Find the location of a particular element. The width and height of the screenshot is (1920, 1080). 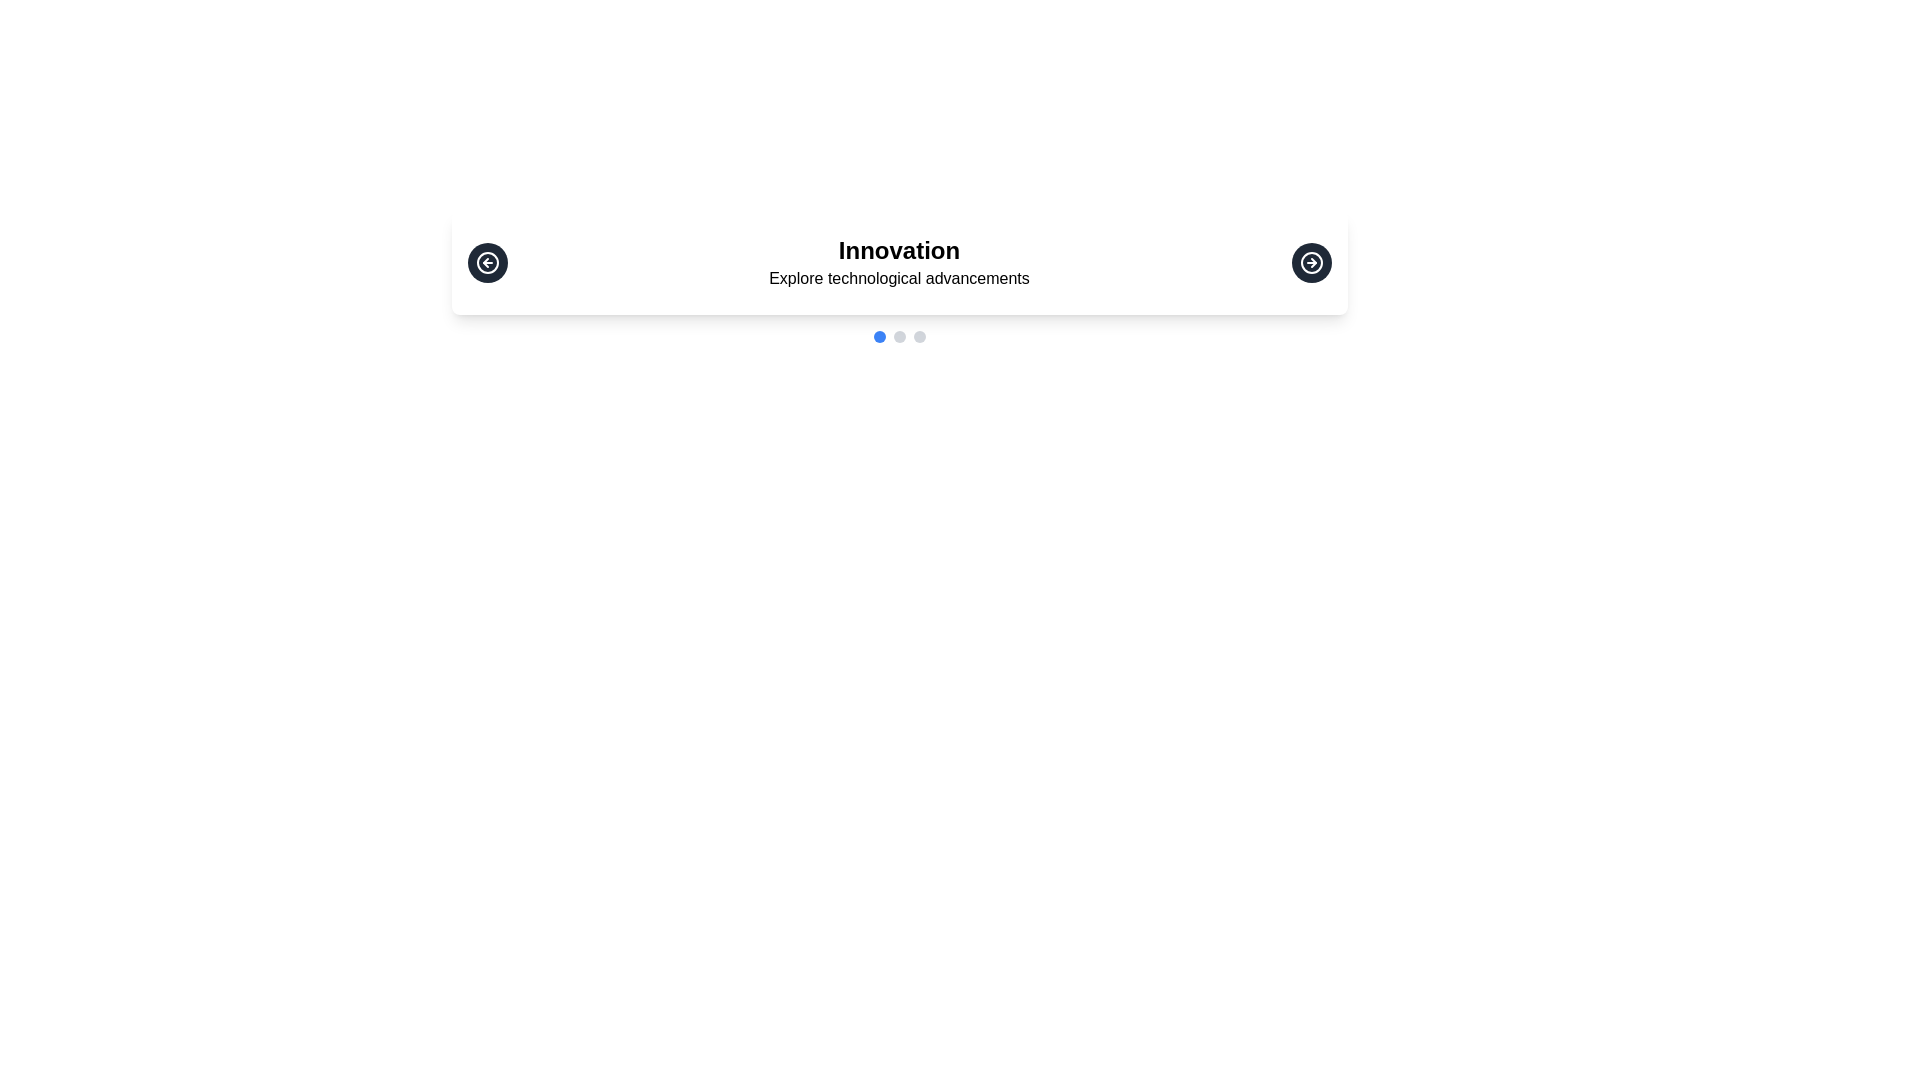

the static informational component displaying the text 'Innovation' with the smaller grey text 'Explore technological advancements' is located at coordinates (898, 261).